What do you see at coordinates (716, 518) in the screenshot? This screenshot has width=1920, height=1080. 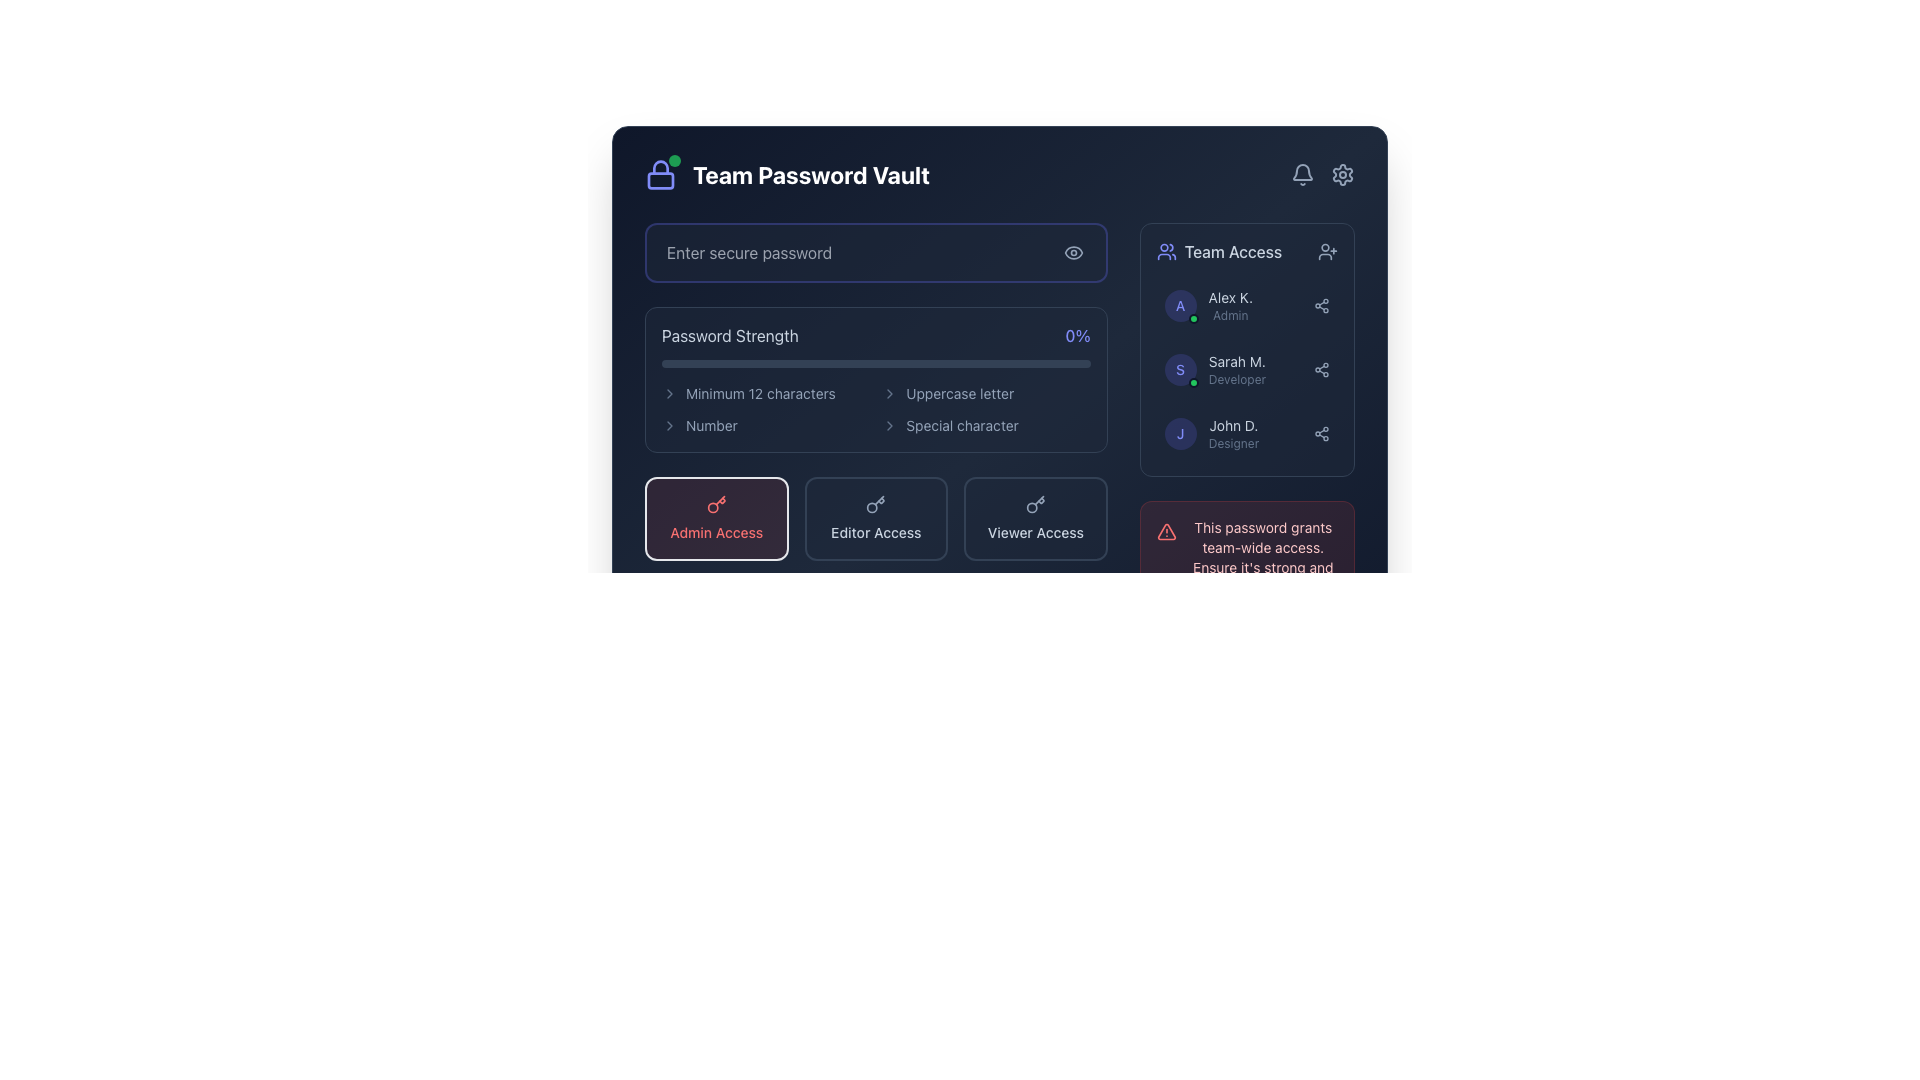 I see `the 'Admin Access' button located in the bottom-left corner of the access level options` at bounding box center [716, 518].